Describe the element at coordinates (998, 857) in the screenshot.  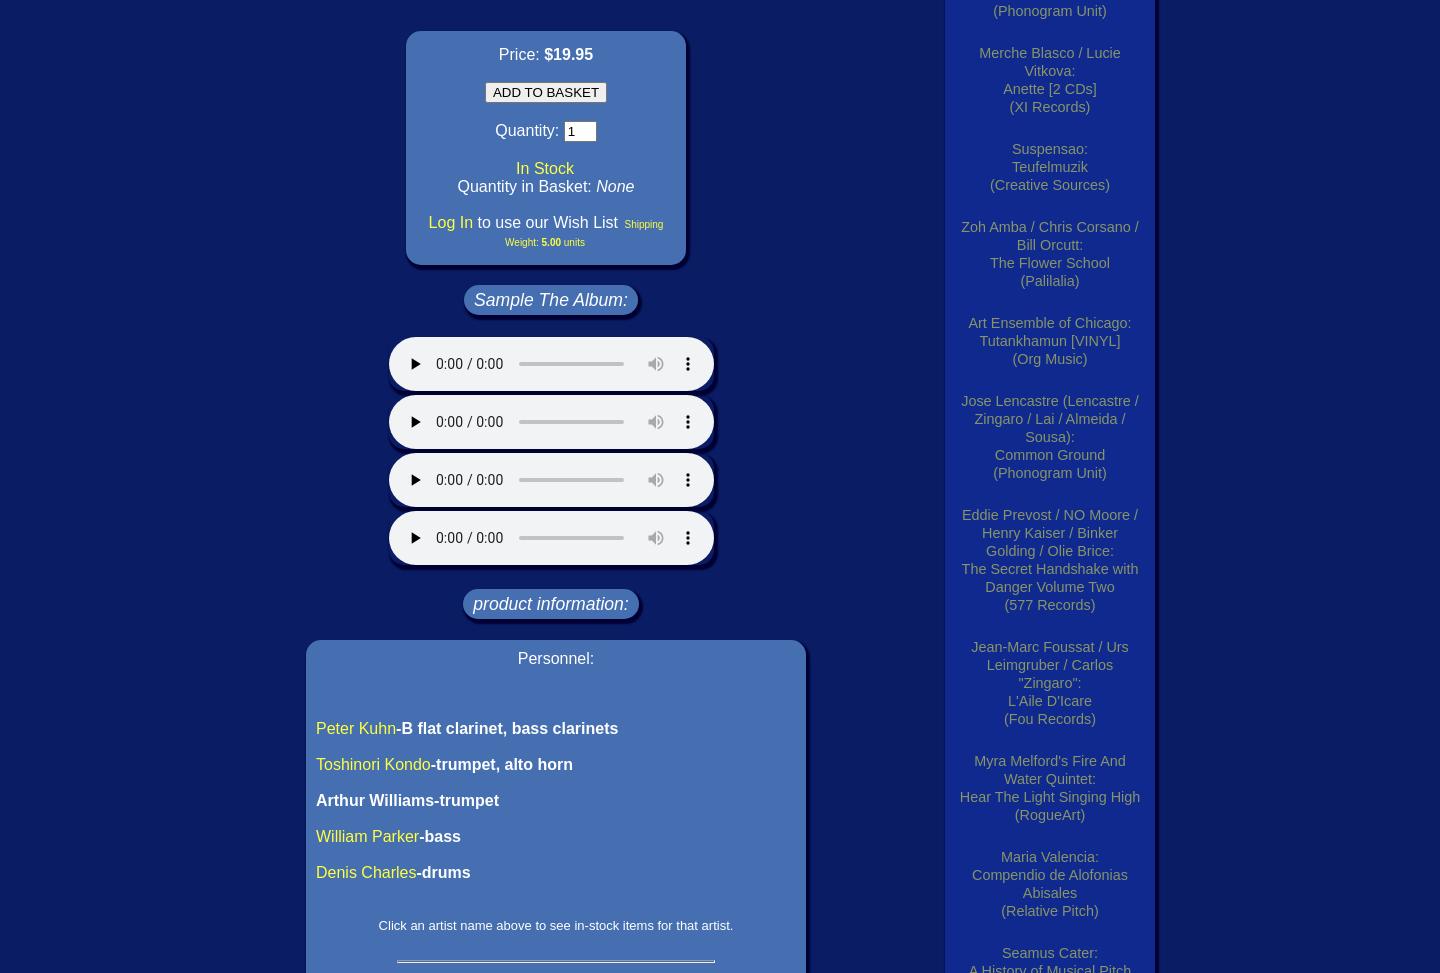
I see `'Maria Valencia:'` at that location.